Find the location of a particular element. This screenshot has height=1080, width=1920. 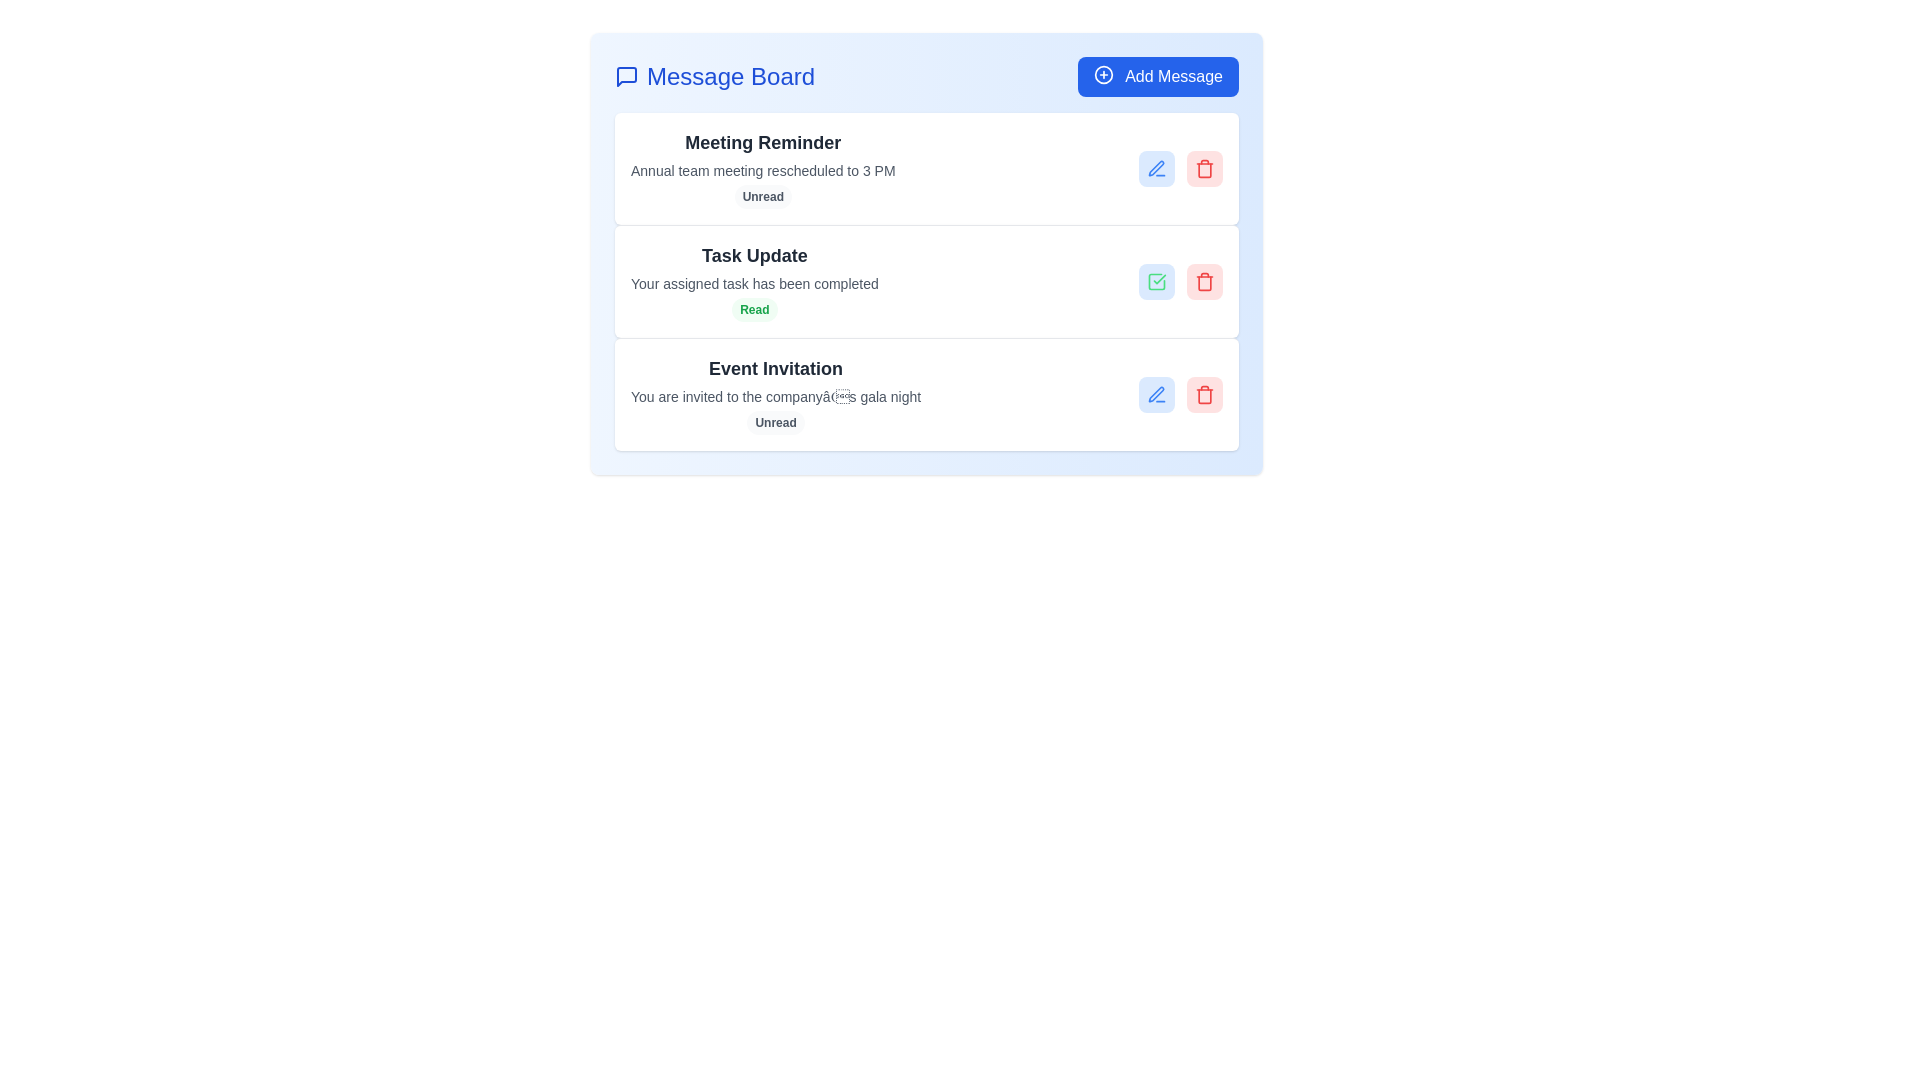

the Status Tag Label displaying 'Unread', which is a pill-shaped label with a light gray background and dark gray bold text, located below the title 'Meeting Reminder' and to the left of the action buttons is located at coordinates (762, 196).